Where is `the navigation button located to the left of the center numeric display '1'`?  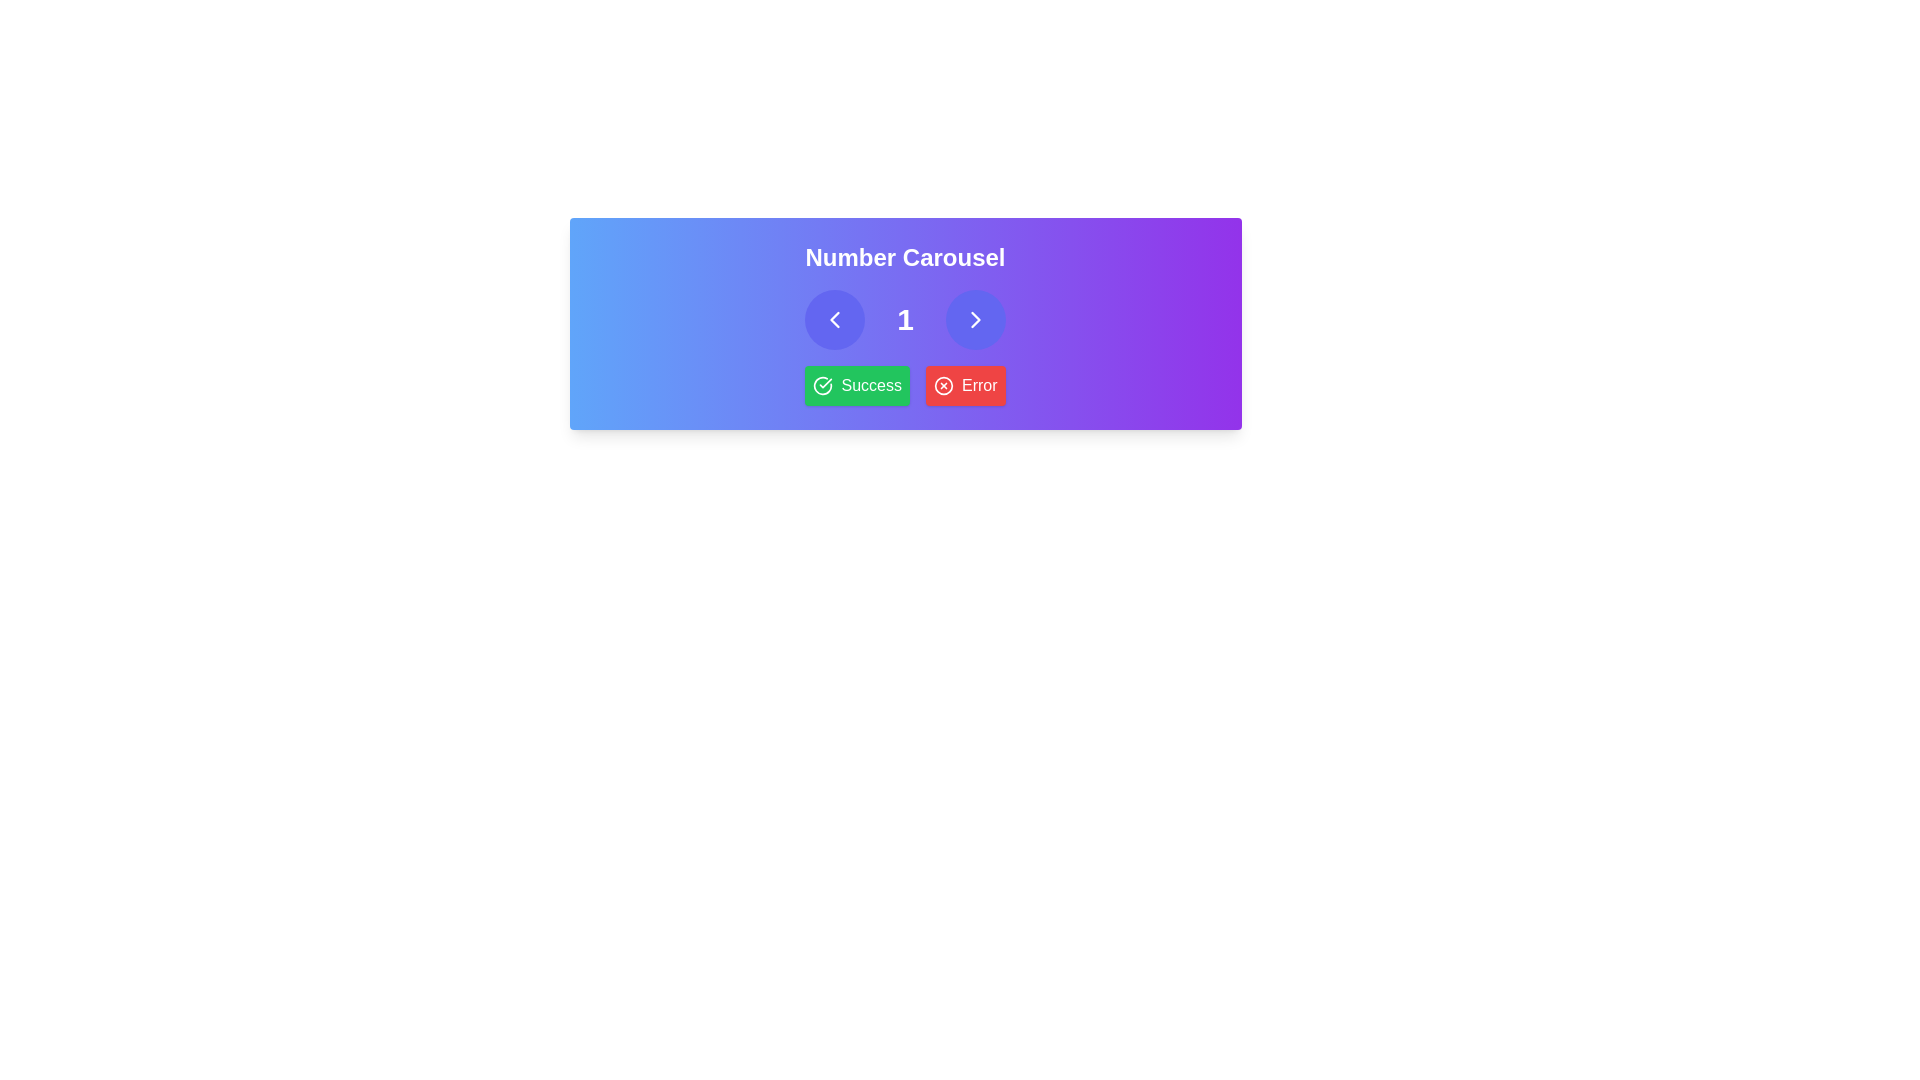
the navigation button located to the left of the center numeric display '1' is located at coordinates (835, 319).